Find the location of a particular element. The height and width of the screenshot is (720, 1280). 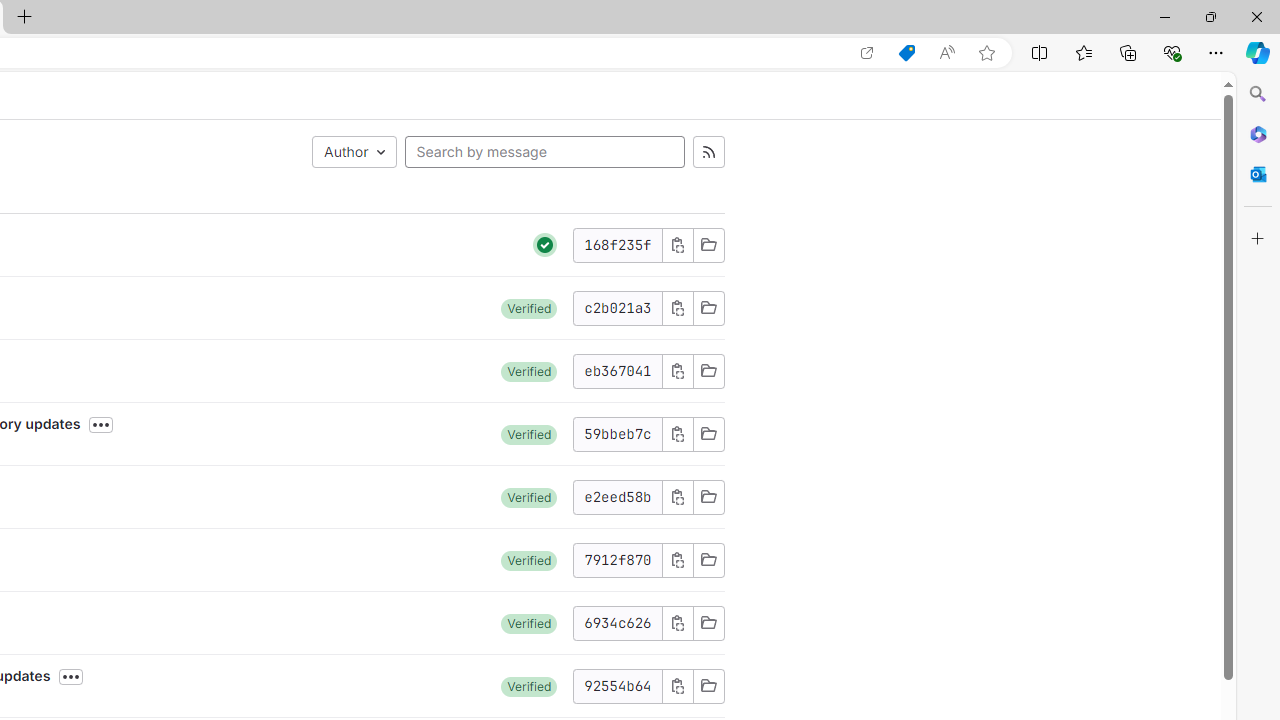

'Pipeline: passed' is located at coordinates (545, 244).